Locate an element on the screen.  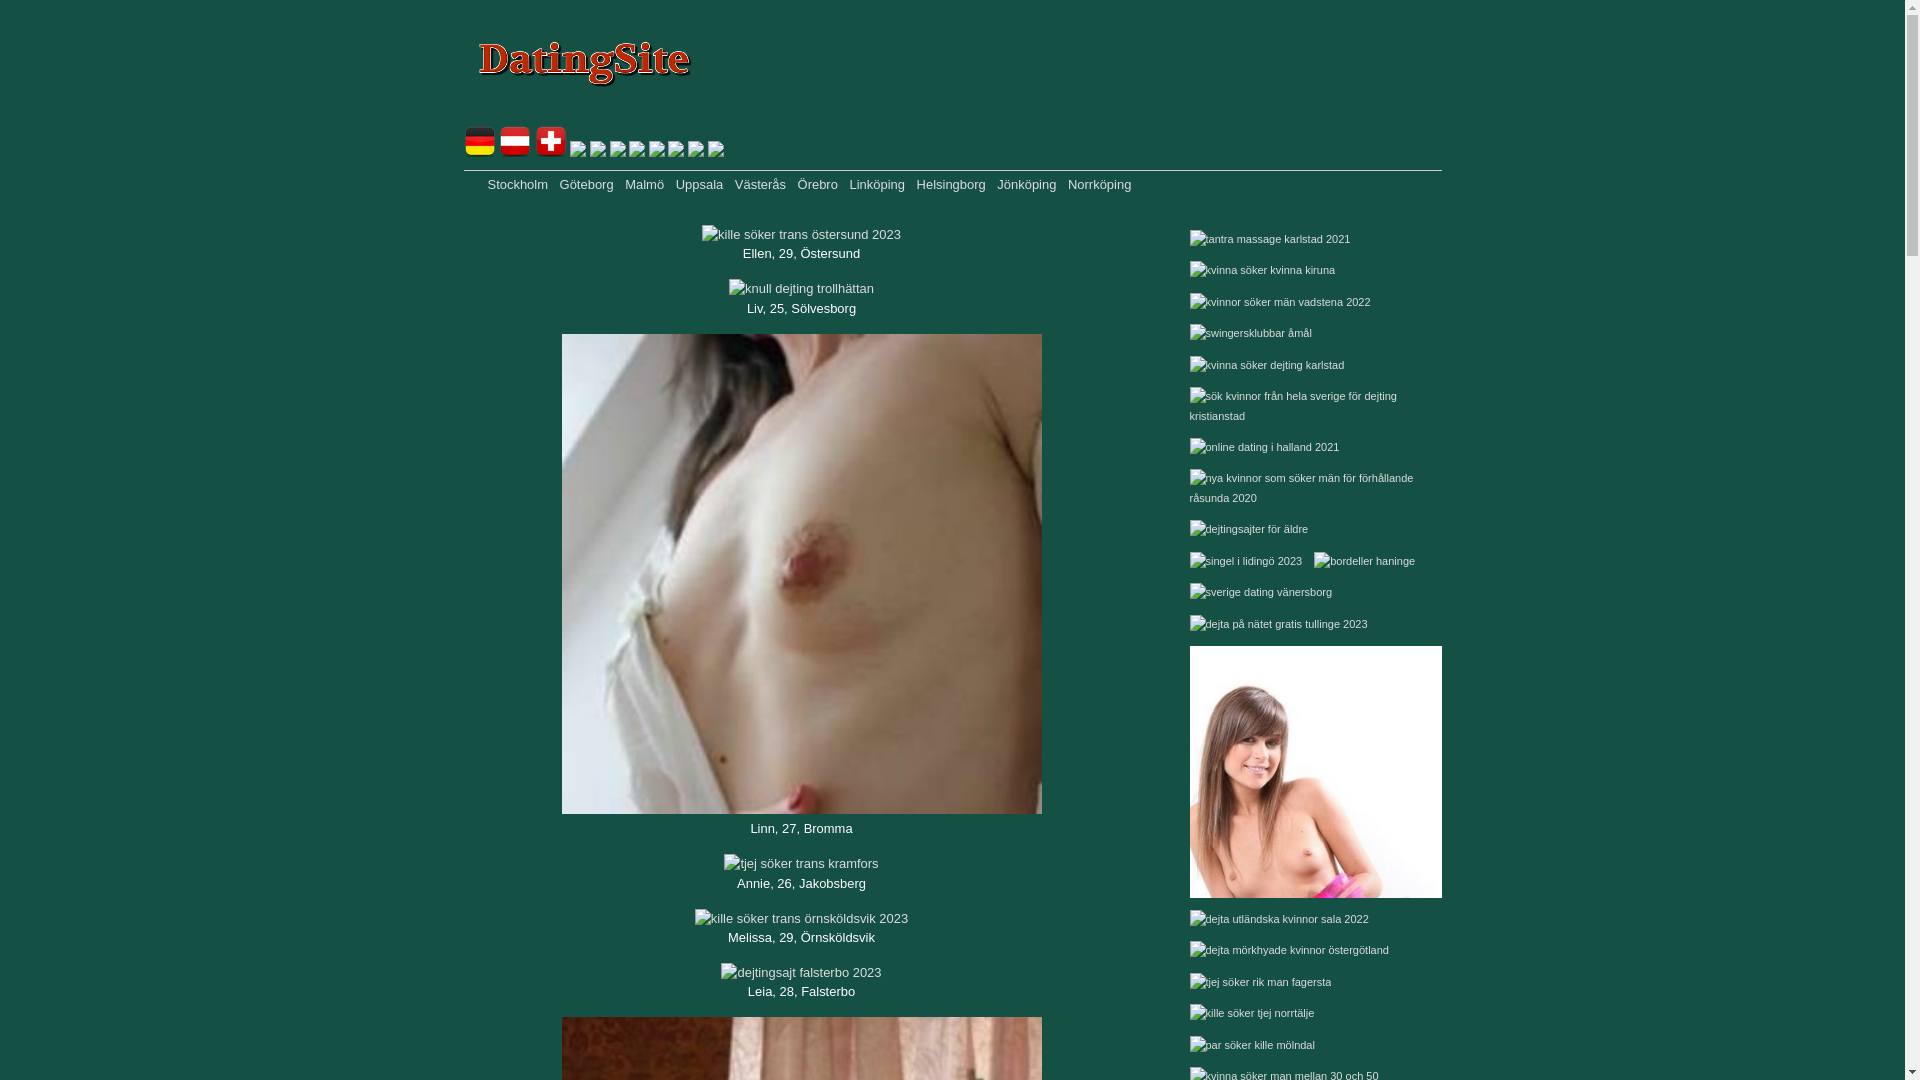
'ES' is located at coordinates (708, 151).